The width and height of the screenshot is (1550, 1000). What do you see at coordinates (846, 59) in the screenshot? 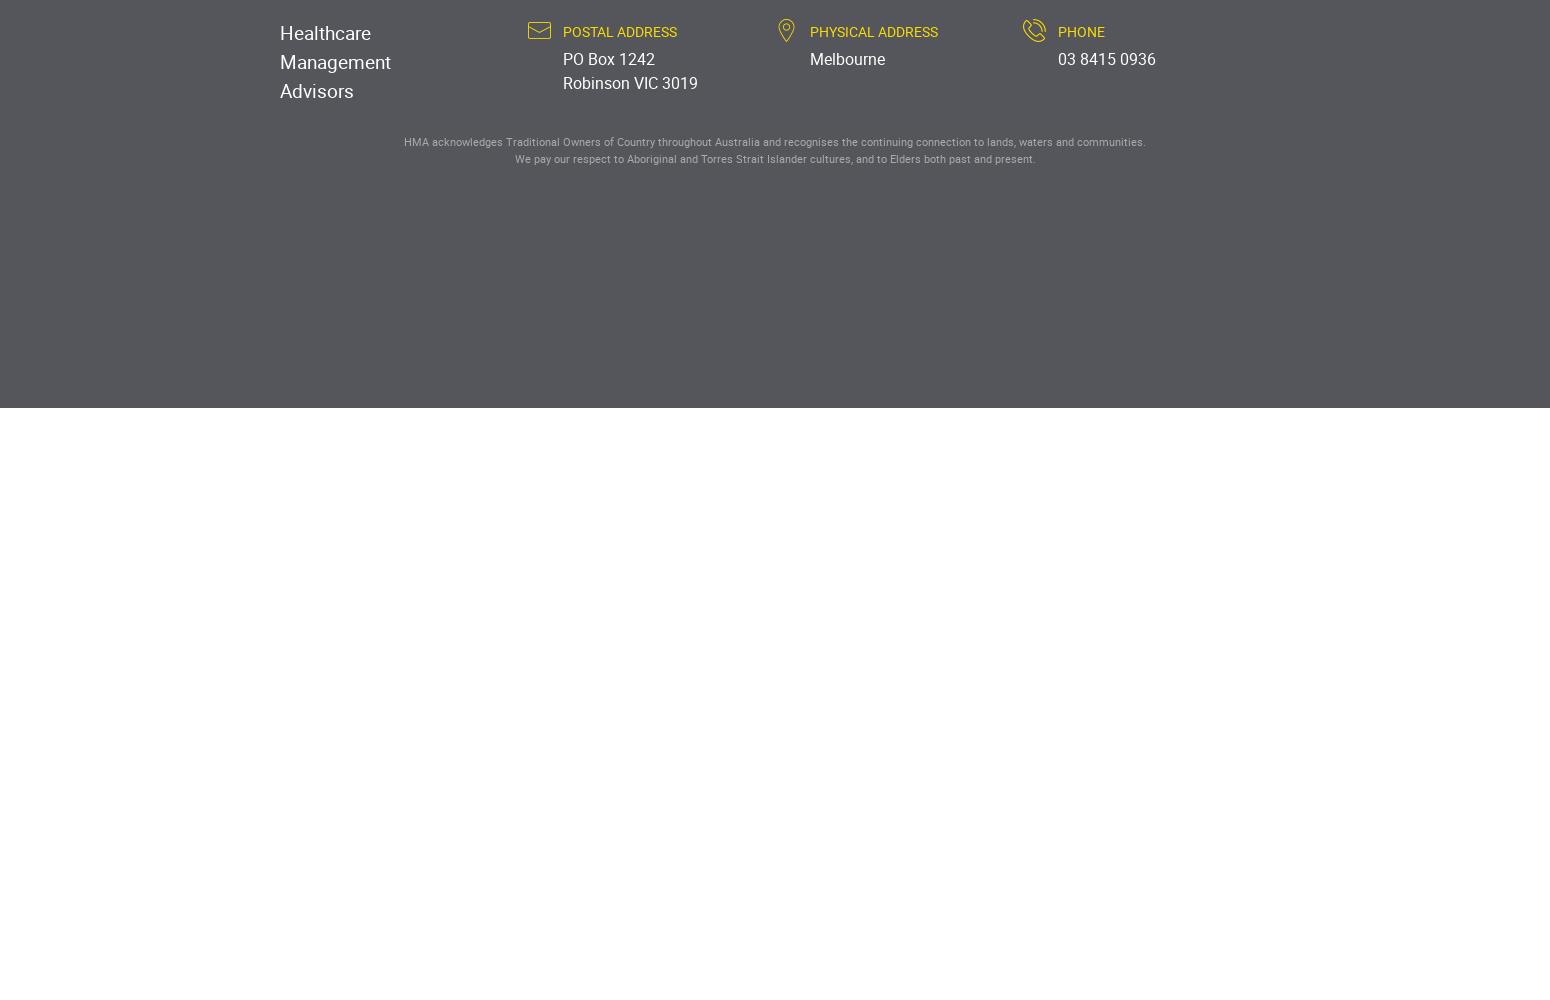
I see `'Melbourne'` at bounding box center [846, 59].